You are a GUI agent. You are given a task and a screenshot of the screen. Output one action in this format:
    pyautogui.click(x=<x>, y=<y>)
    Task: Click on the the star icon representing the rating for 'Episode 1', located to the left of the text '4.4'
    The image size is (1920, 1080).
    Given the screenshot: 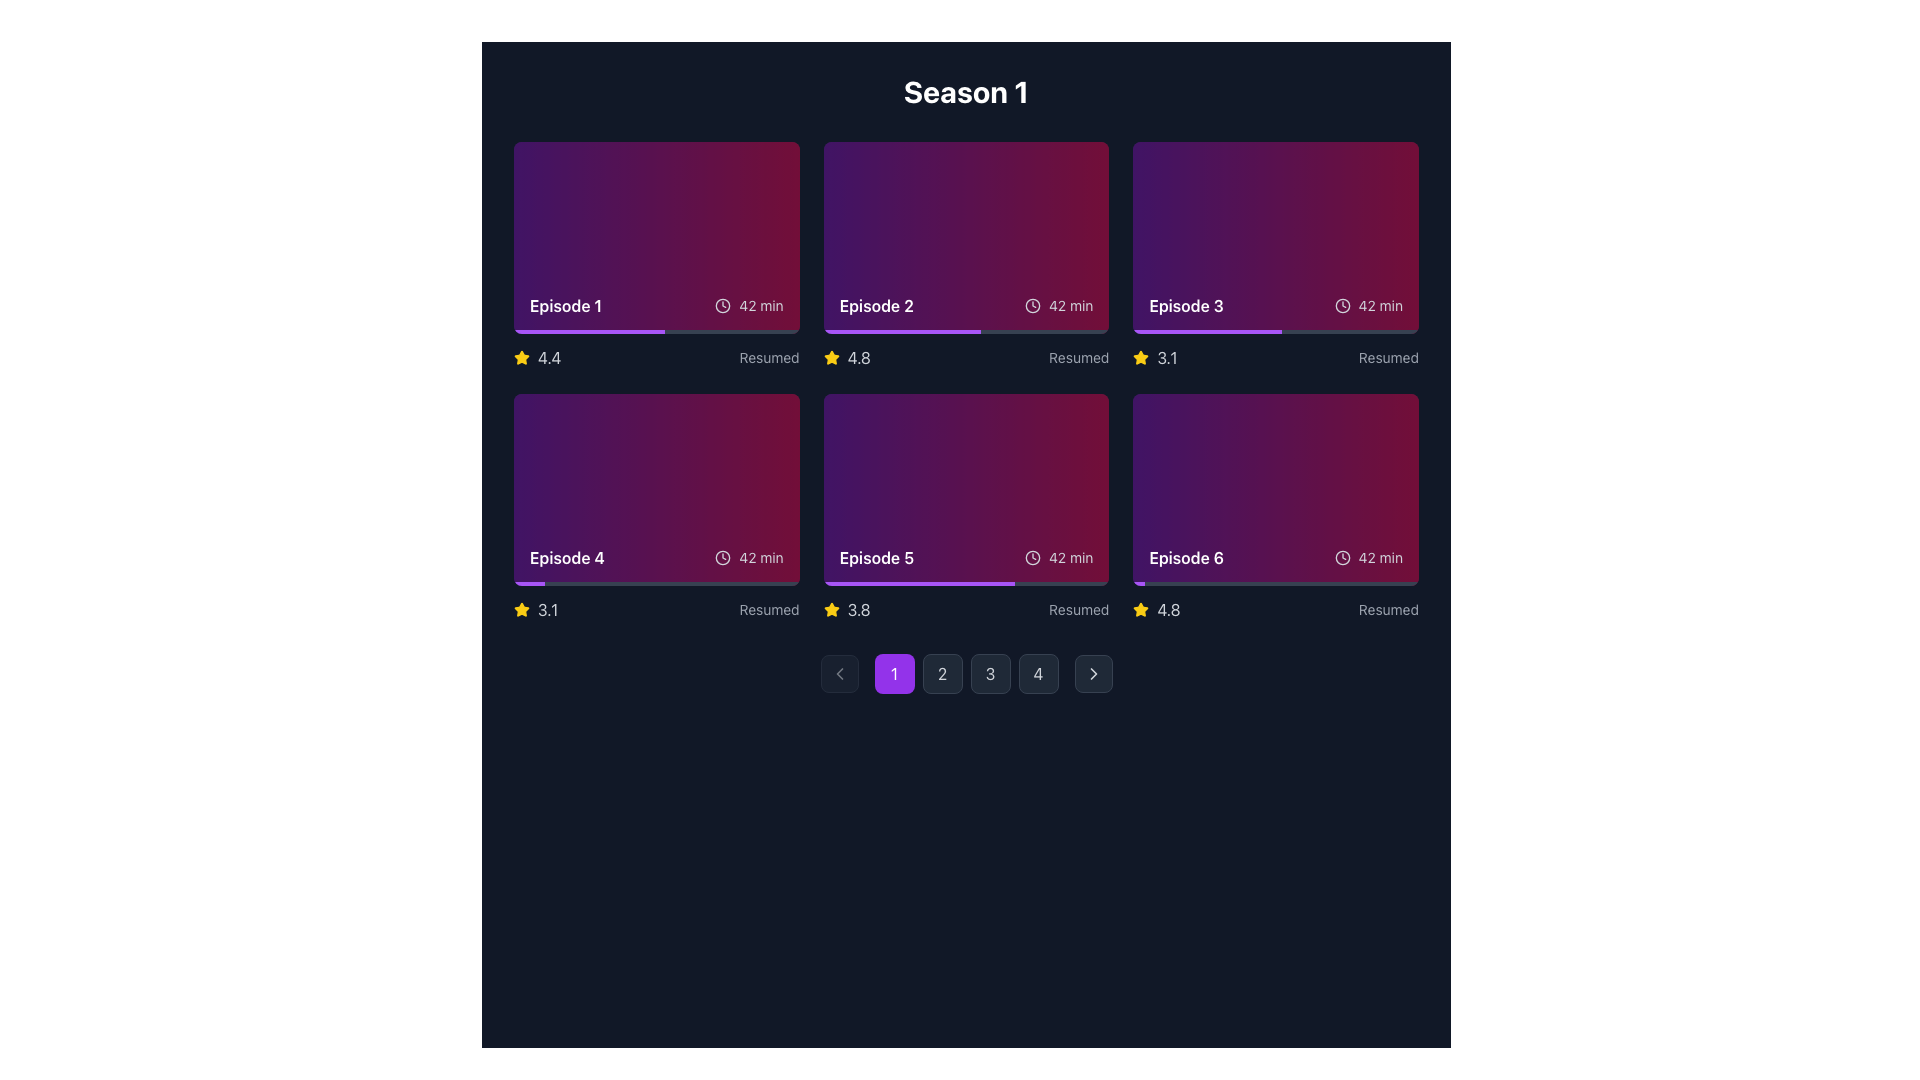 What is the action you would take?
    pyautogui.click(x=522, y=357)
    